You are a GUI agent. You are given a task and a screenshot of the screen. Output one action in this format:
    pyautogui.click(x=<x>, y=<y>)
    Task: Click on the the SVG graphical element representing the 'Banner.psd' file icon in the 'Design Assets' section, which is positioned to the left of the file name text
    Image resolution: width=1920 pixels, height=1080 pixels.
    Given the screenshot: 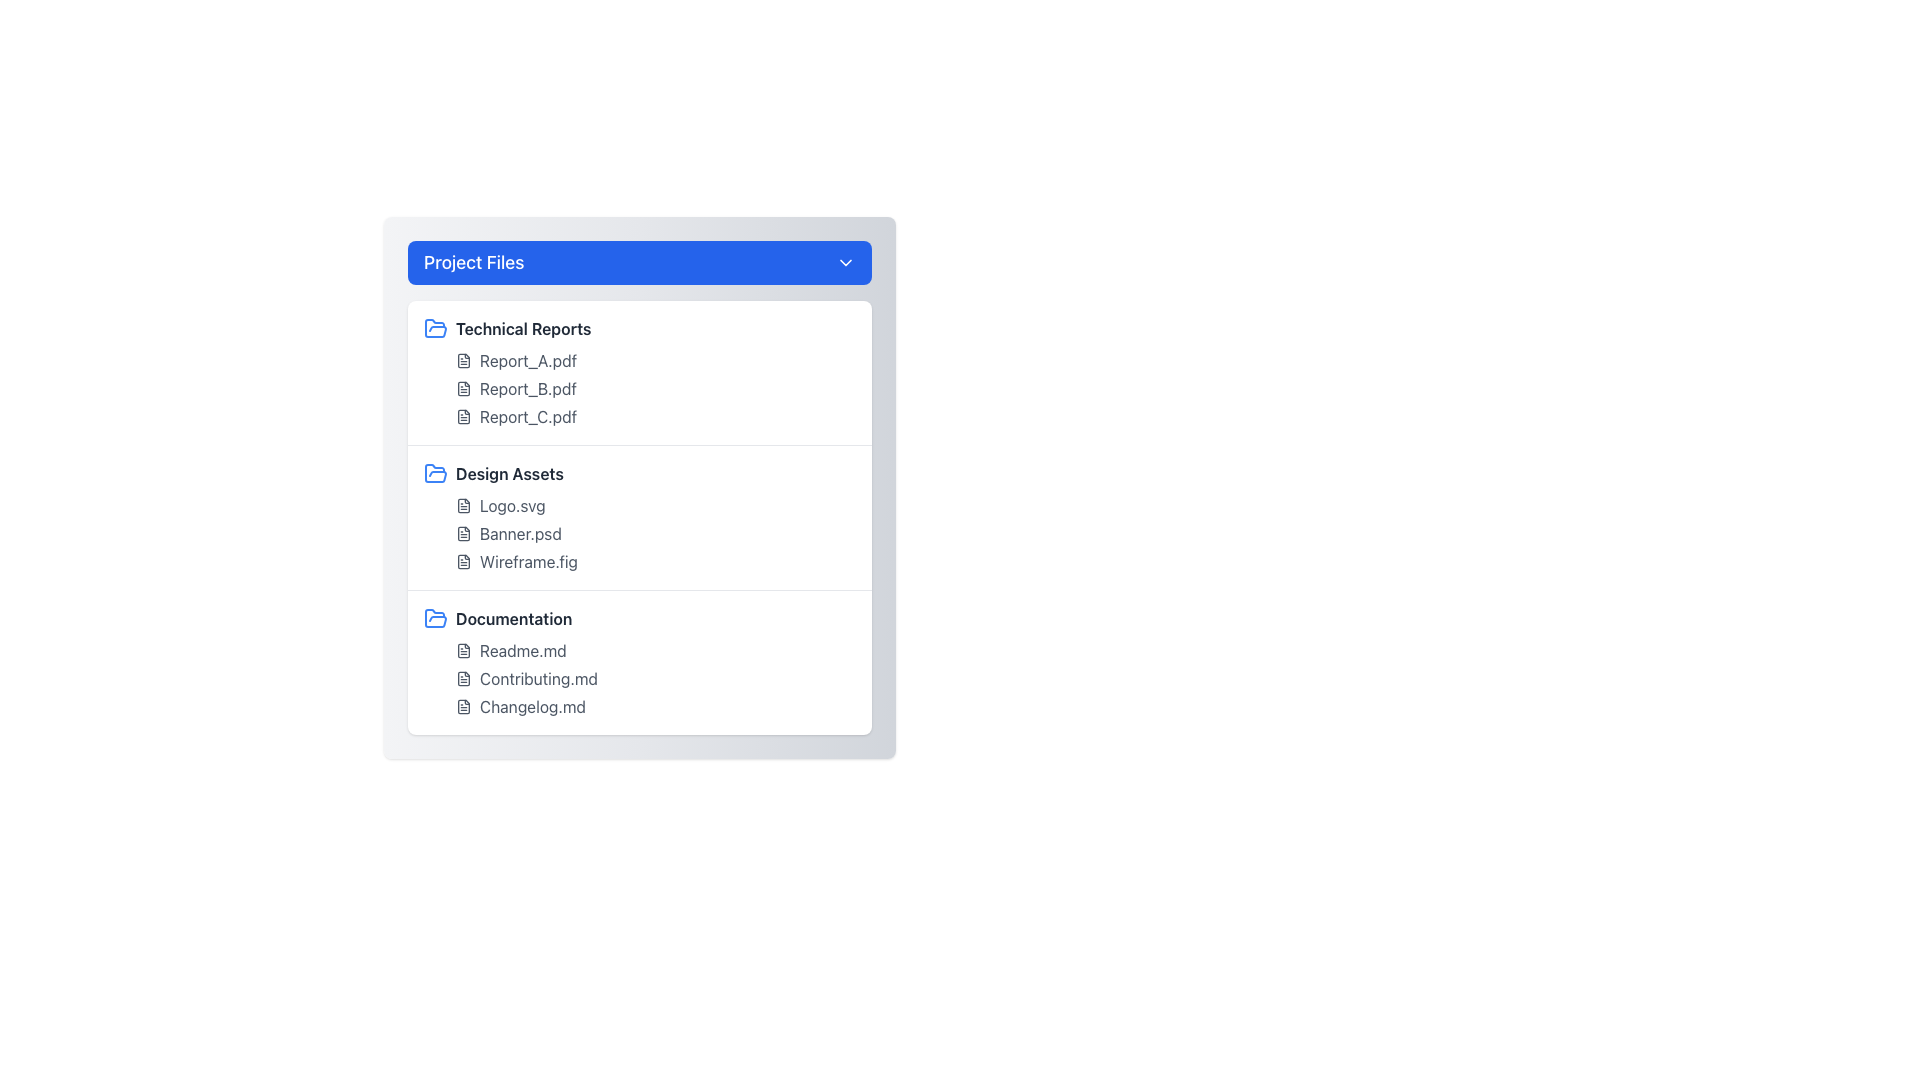 What is the action you would take?
    pyautogui.click(x=463, y=532)
    